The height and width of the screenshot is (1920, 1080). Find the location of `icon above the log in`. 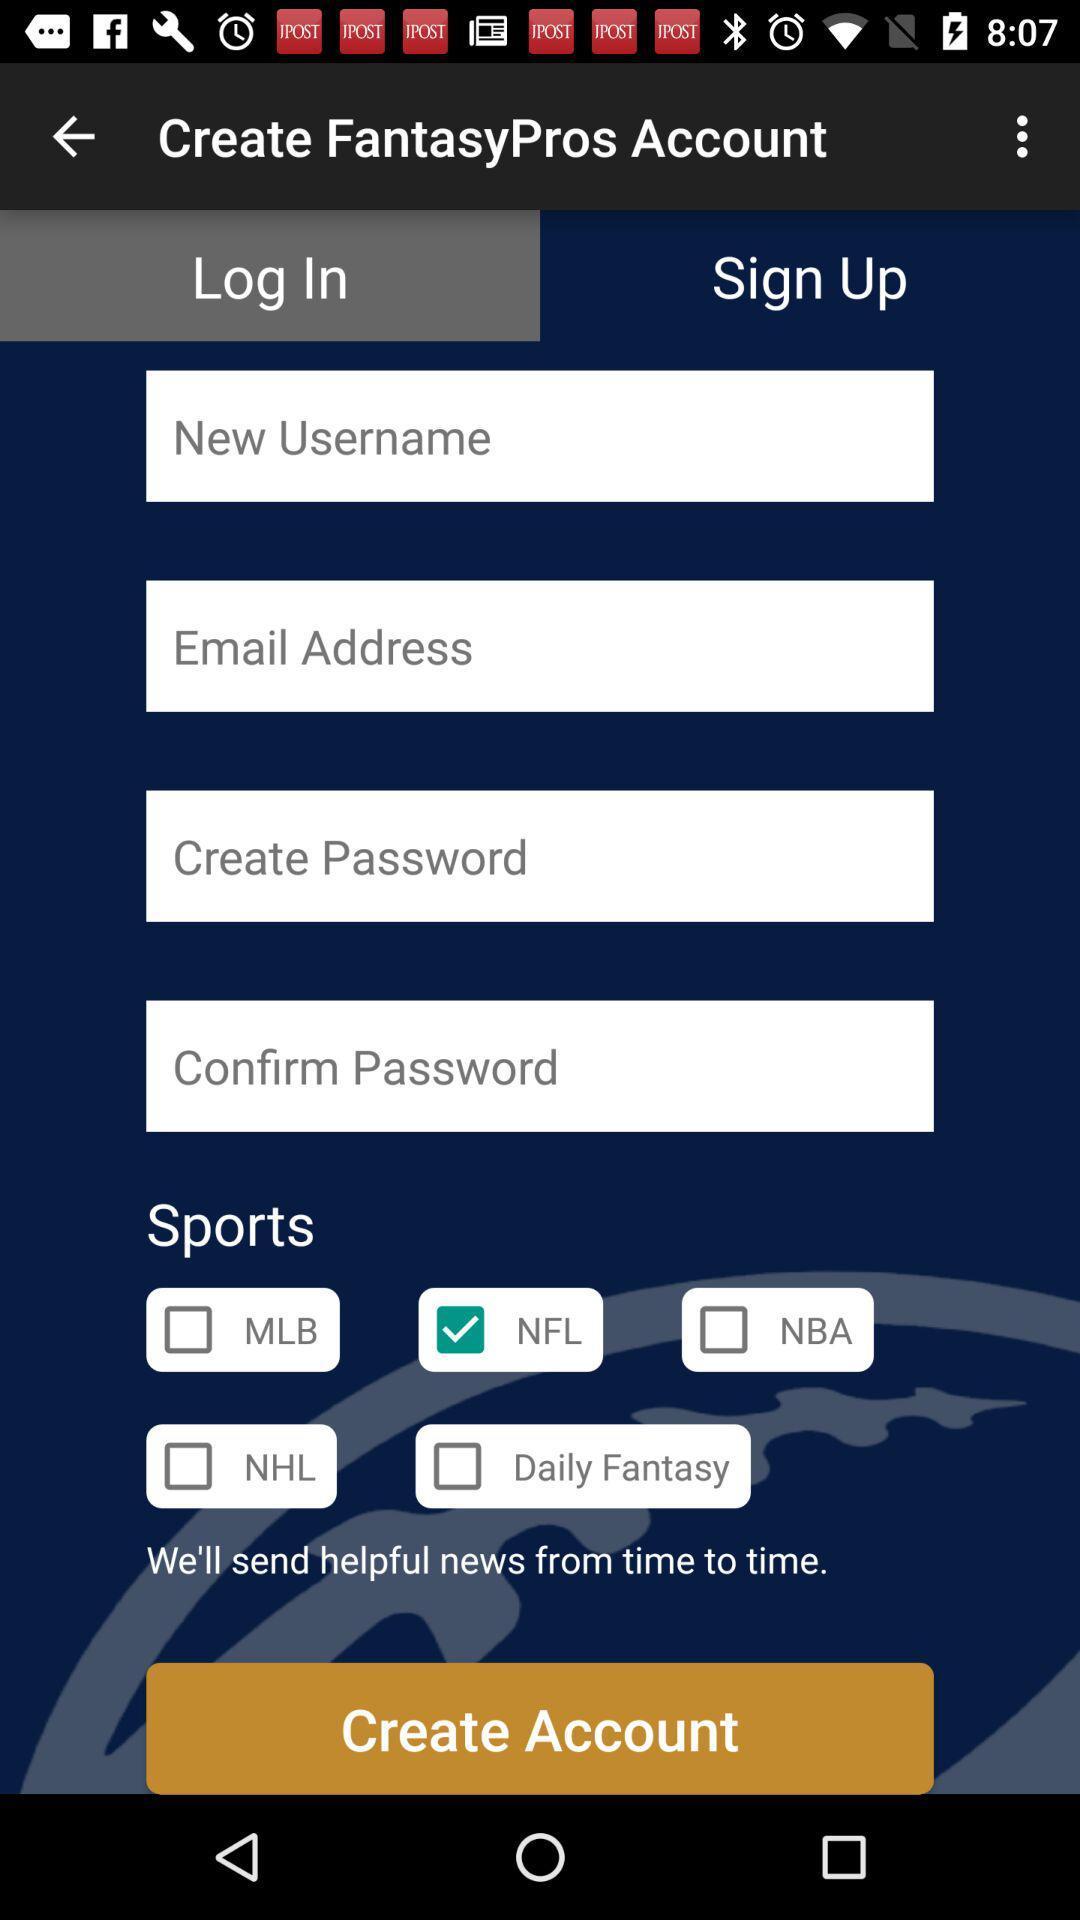

icon above the log in is located at coordinates (72, 135).